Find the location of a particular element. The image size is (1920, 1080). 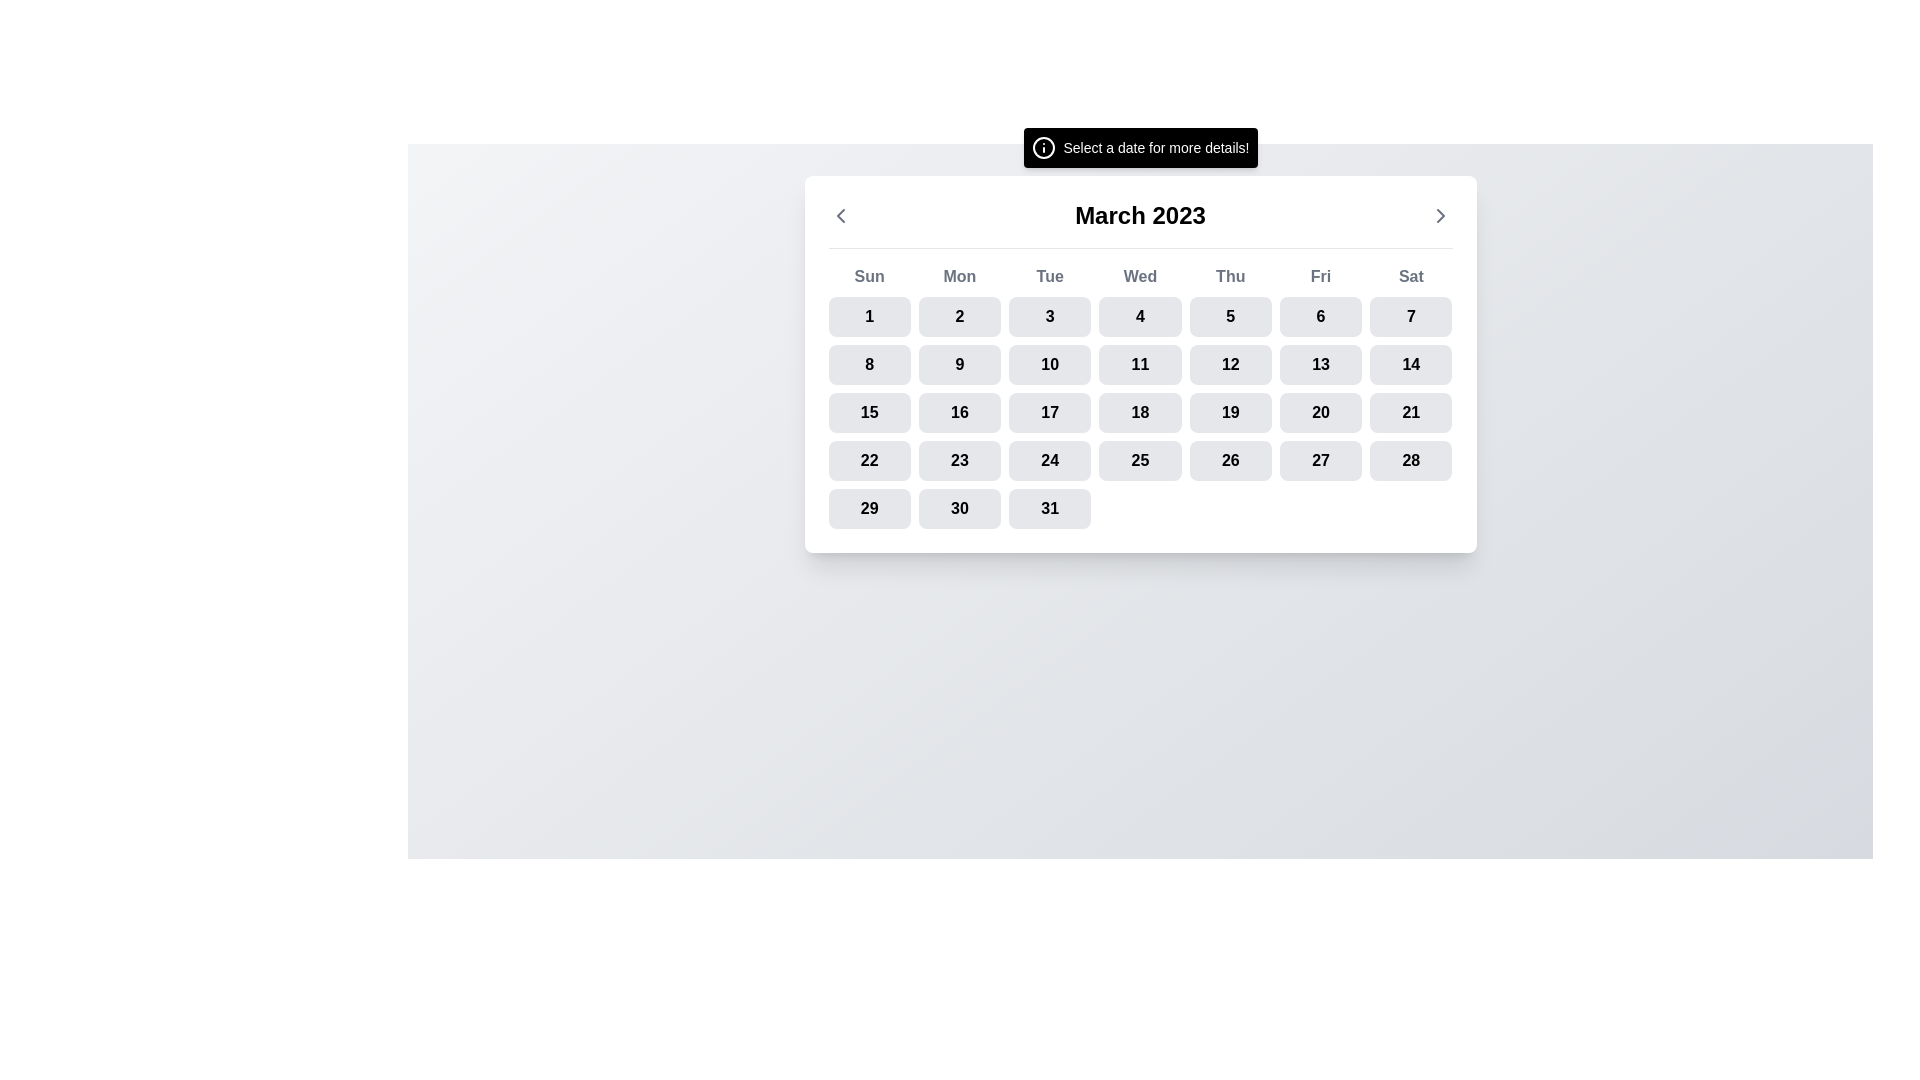

the rectangular button with rounded corners displaying the number '10' is located at coordinates (1049, 365).